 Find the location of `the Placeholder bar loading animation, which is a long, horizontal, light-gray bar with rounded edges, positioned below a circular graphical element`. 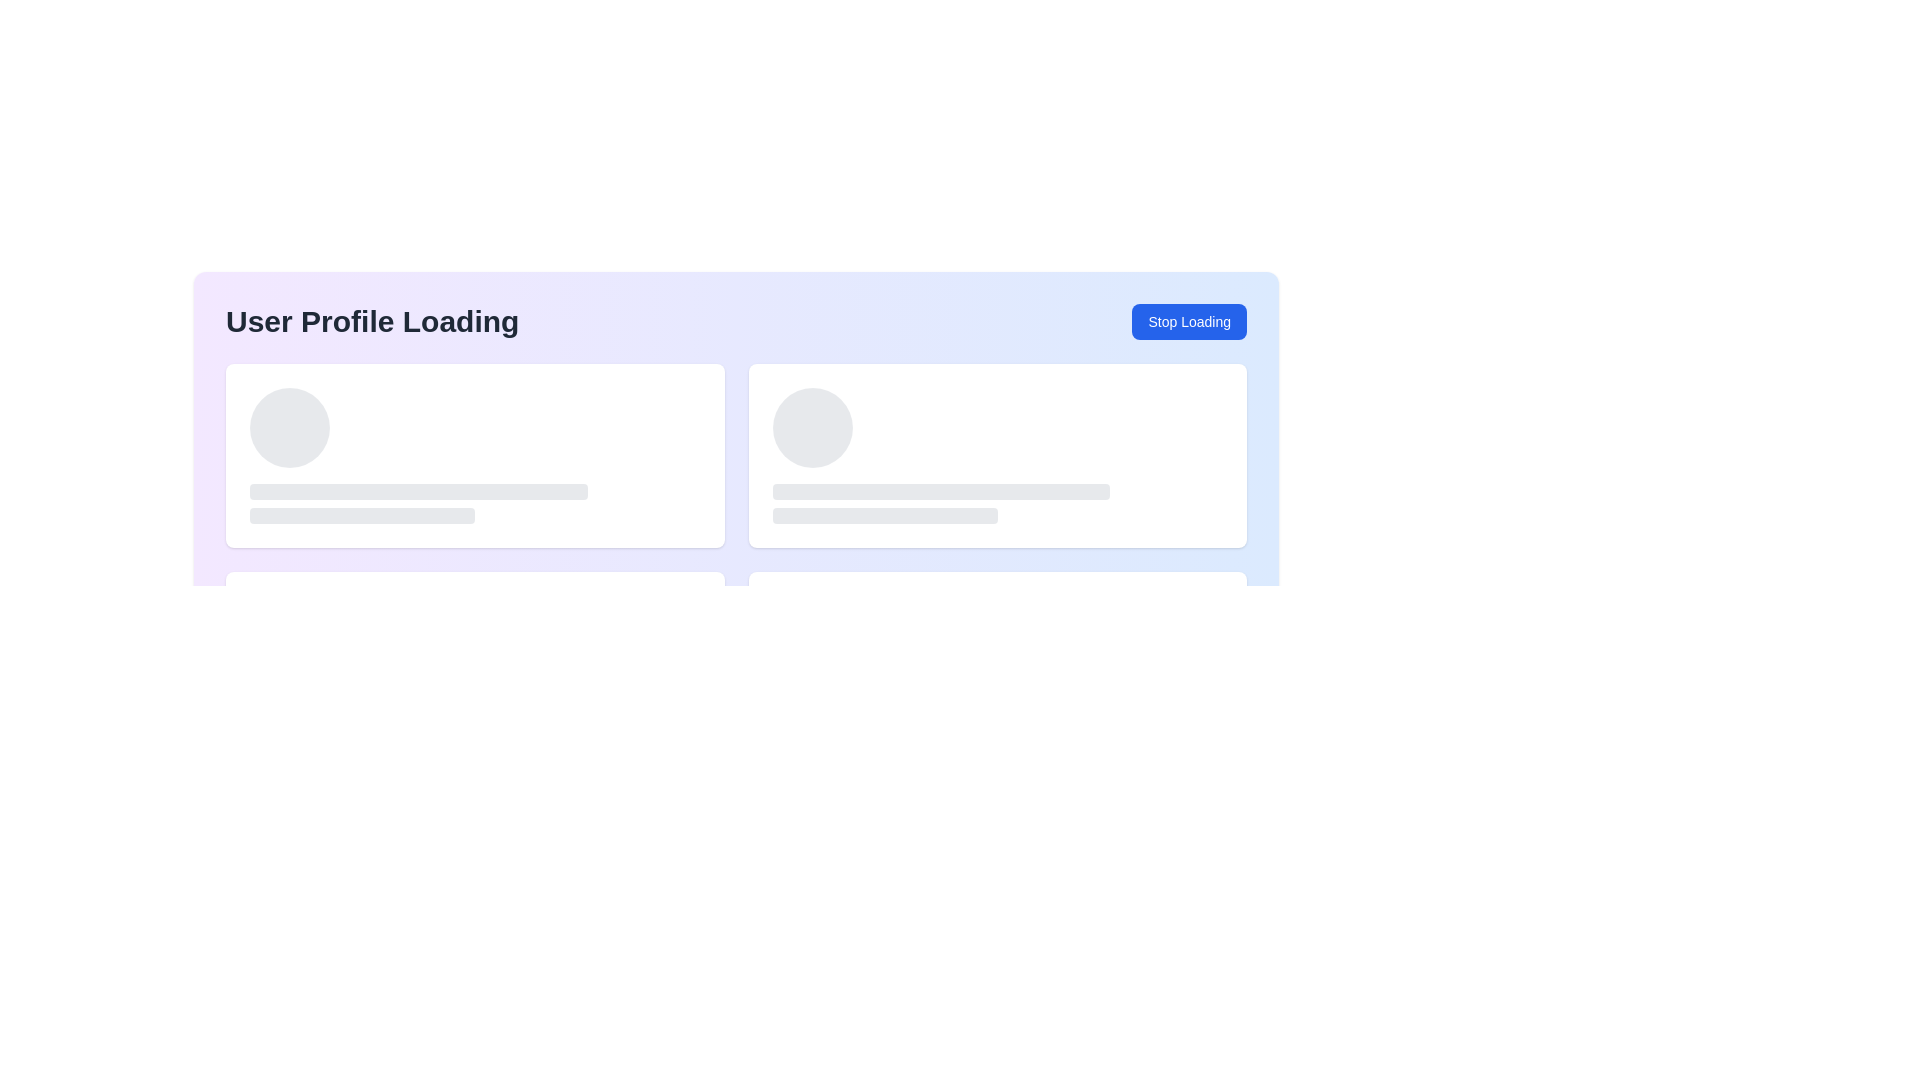

the Placeholder bar loading animation, which is a long, horizontal, light-gray bar with rounded edges, positioned below a circular graphical element is located at coordinates (940, 492).